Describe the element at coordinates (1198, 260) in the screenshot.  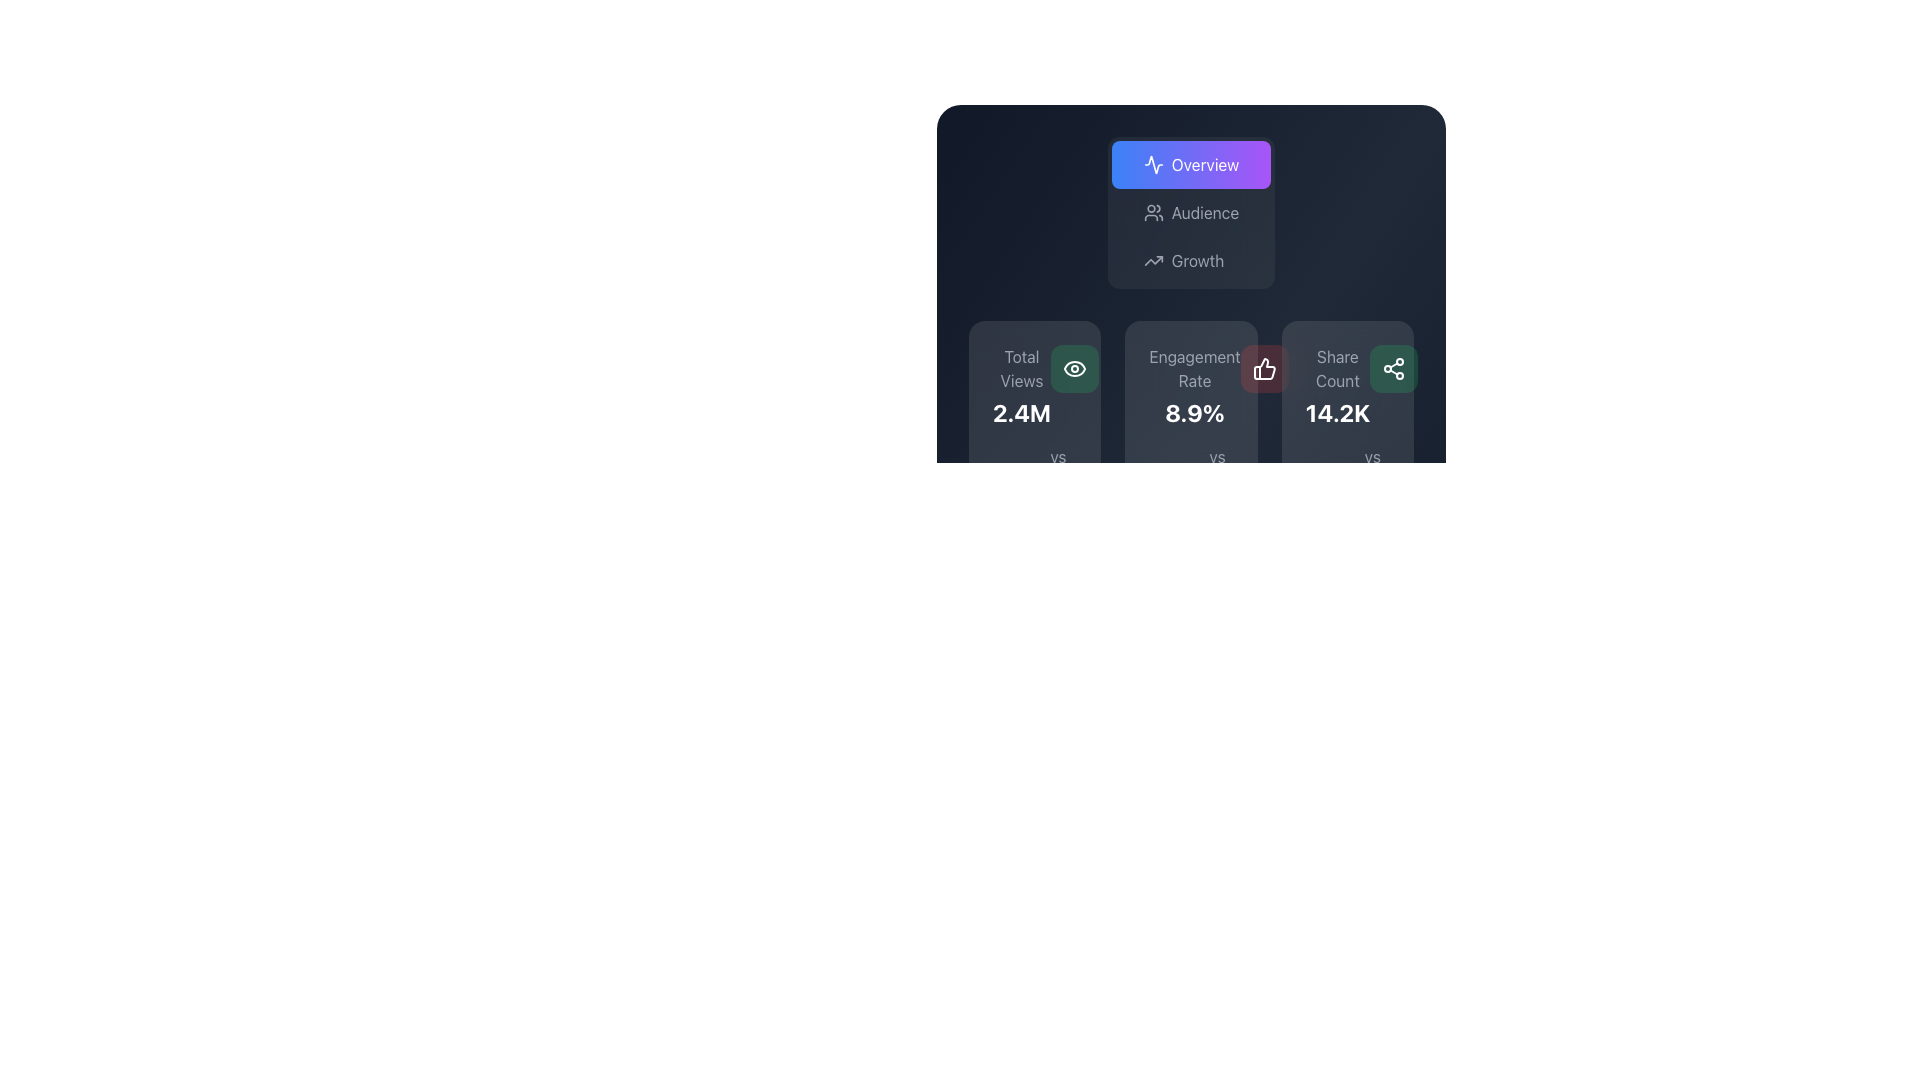
I see `the 'Growth' text label in the vertical navigation menu` at that location.